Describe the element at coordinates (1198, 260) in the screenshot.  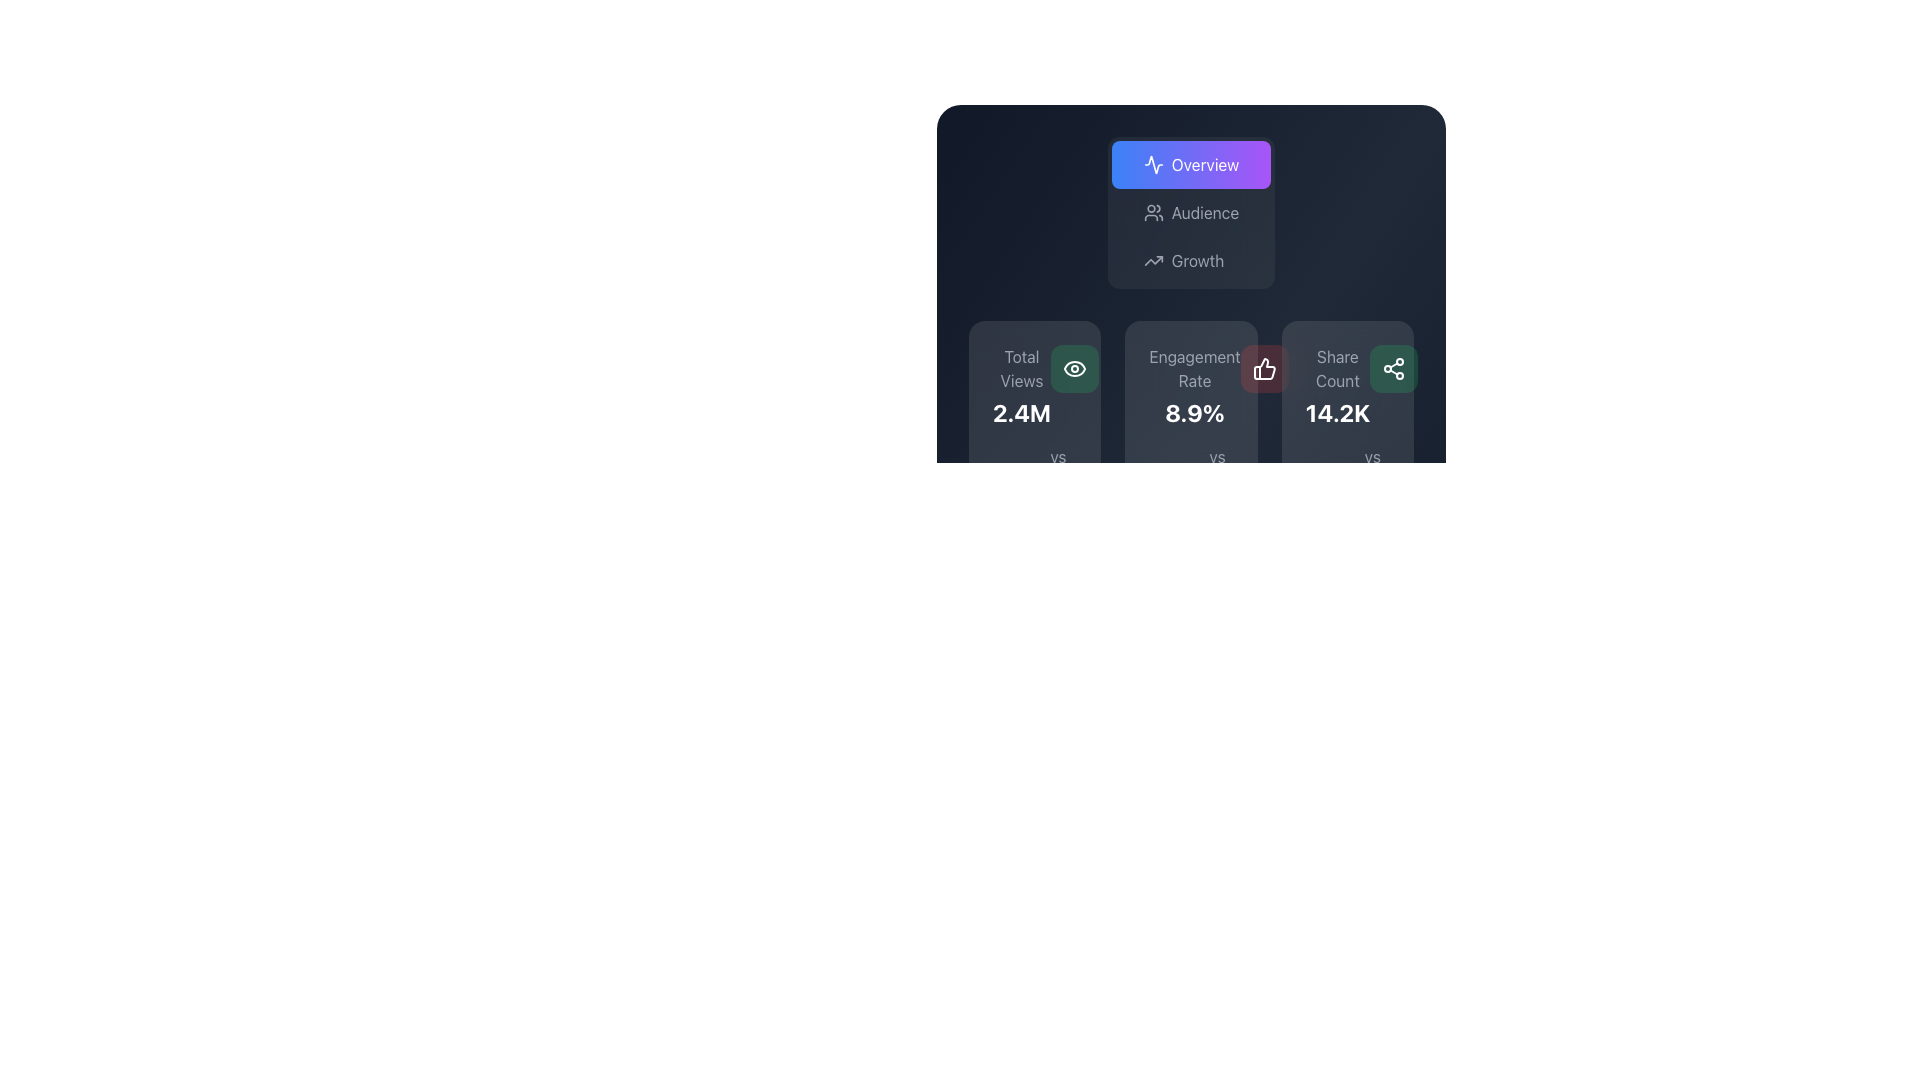
I see `the 'Growth' text label in the vertical navigation menu` at that location.